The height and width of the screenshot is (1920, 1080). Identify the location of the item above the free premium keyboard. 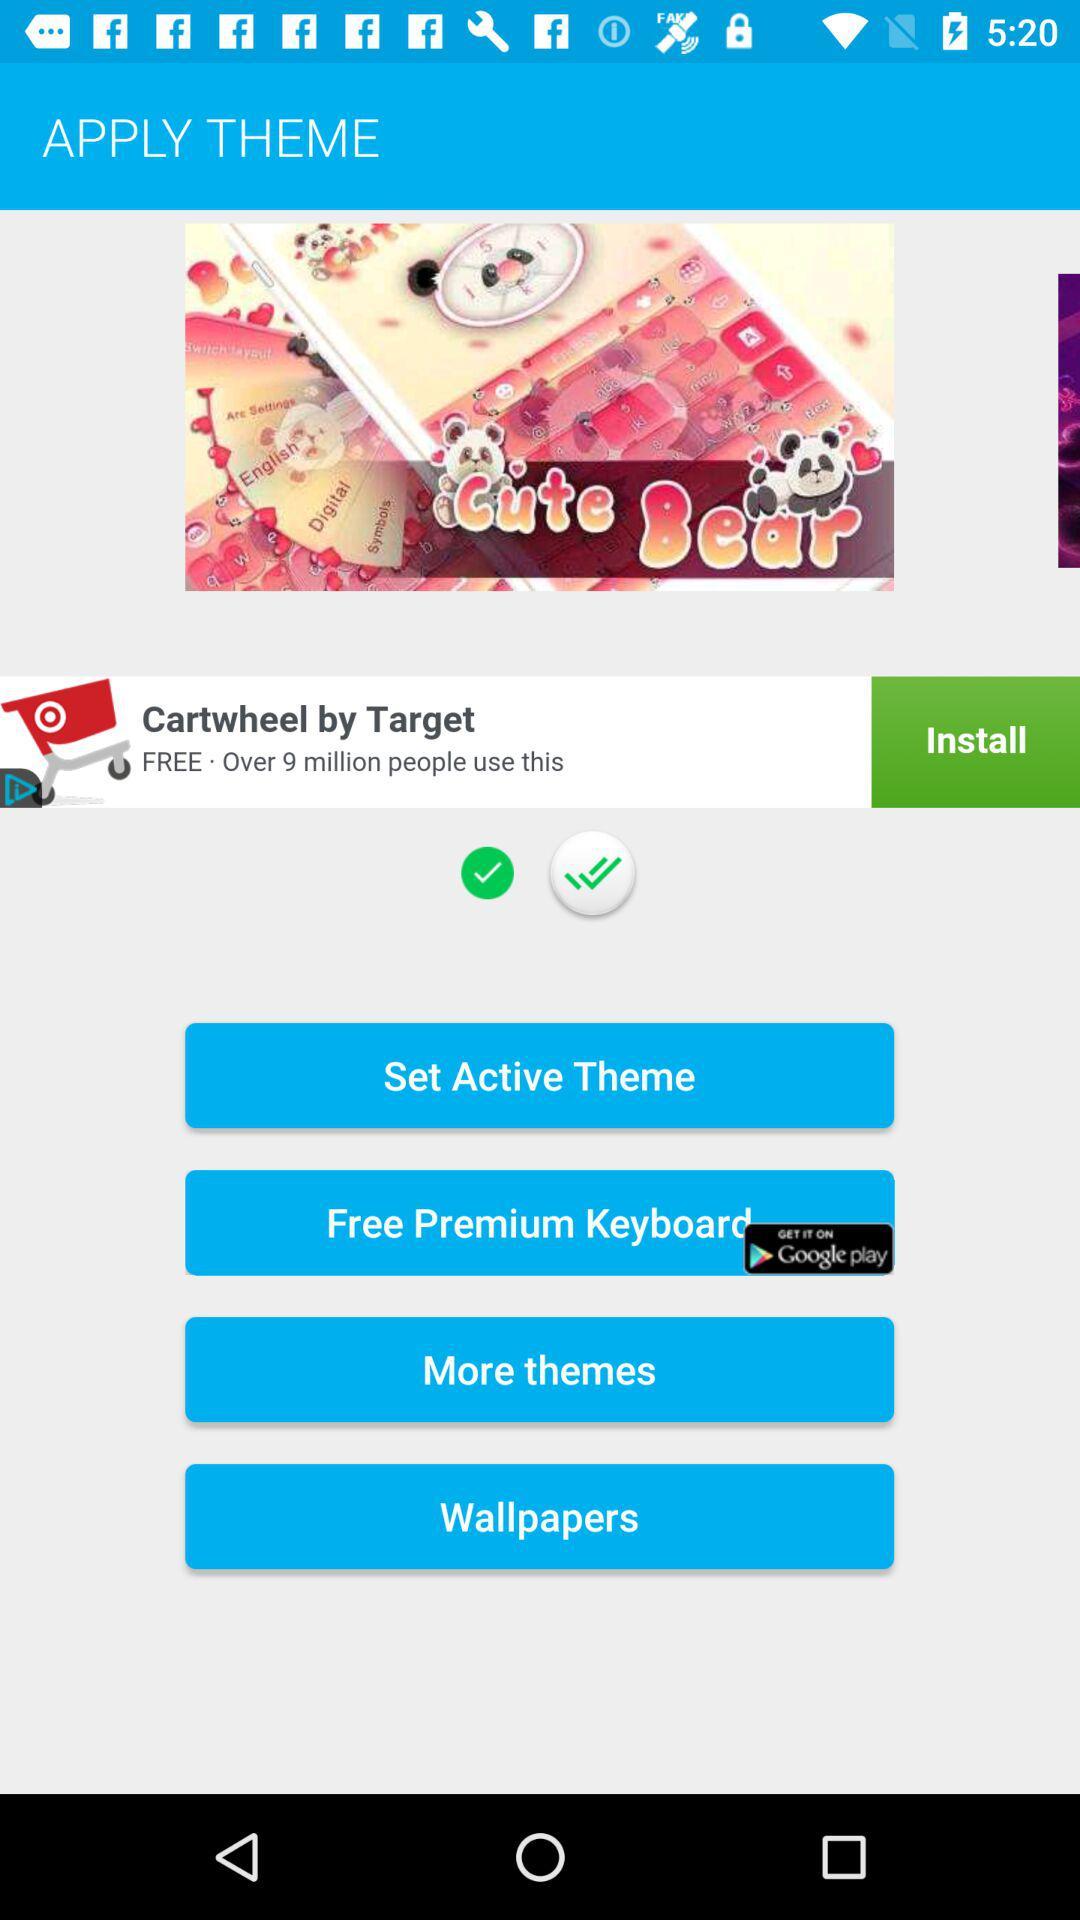
(538, 1074).